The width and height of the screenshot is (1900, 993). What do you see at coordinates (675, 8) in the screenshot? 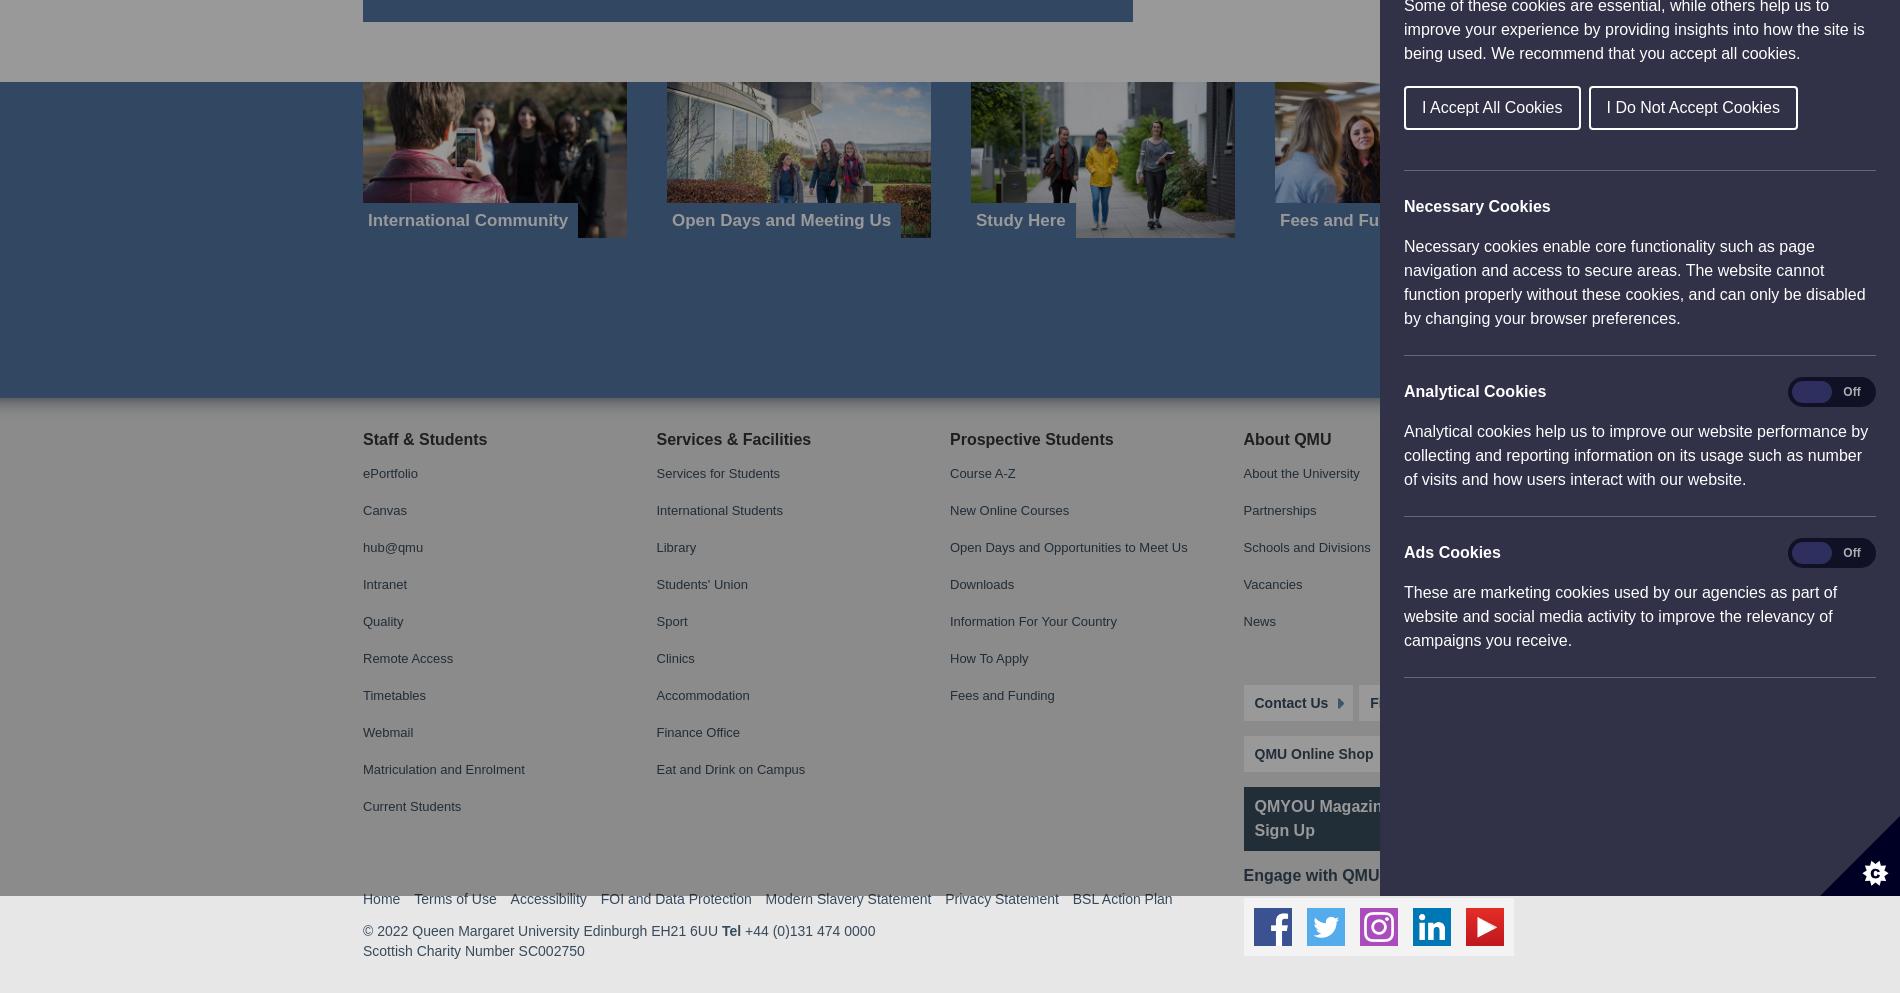
I see `'FOI and Data Protection'` at bounding box center [675, 8].